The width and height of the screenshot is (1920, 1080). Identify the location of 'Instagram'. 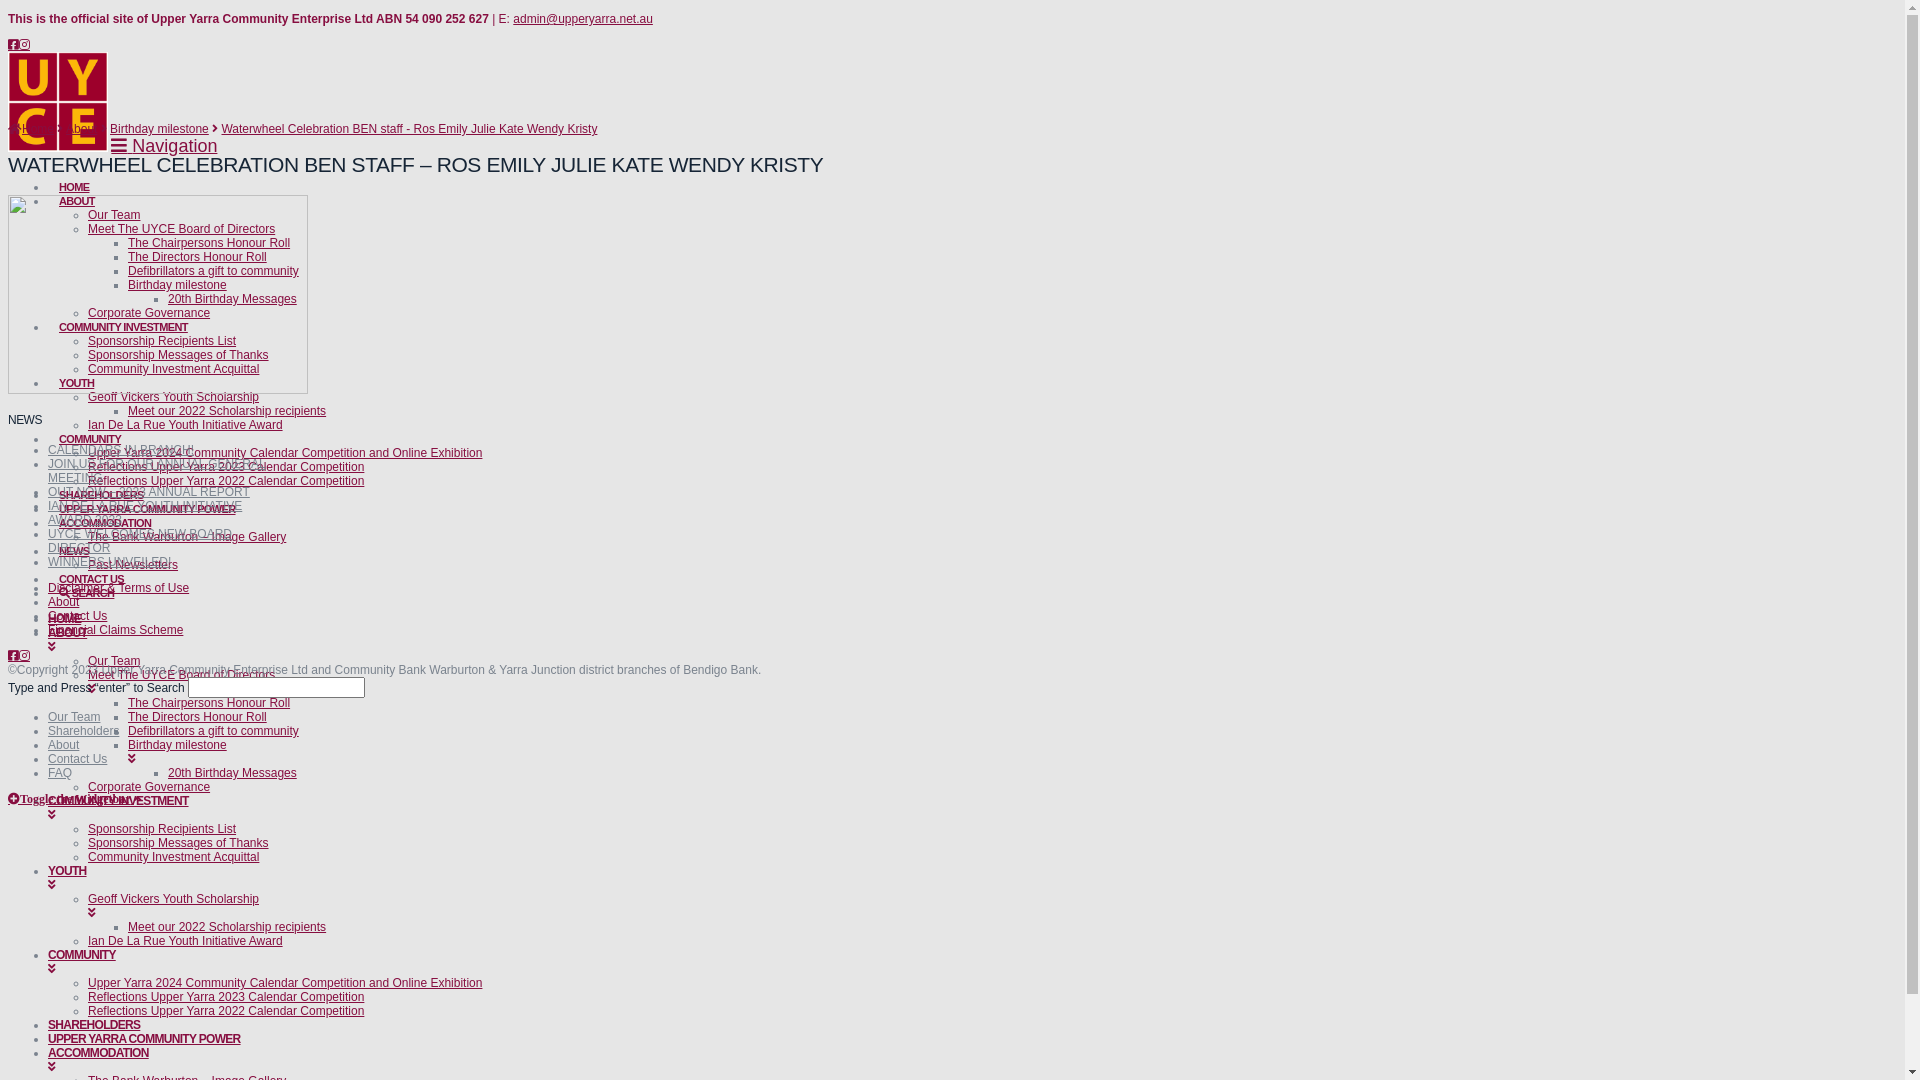
(24, 45).